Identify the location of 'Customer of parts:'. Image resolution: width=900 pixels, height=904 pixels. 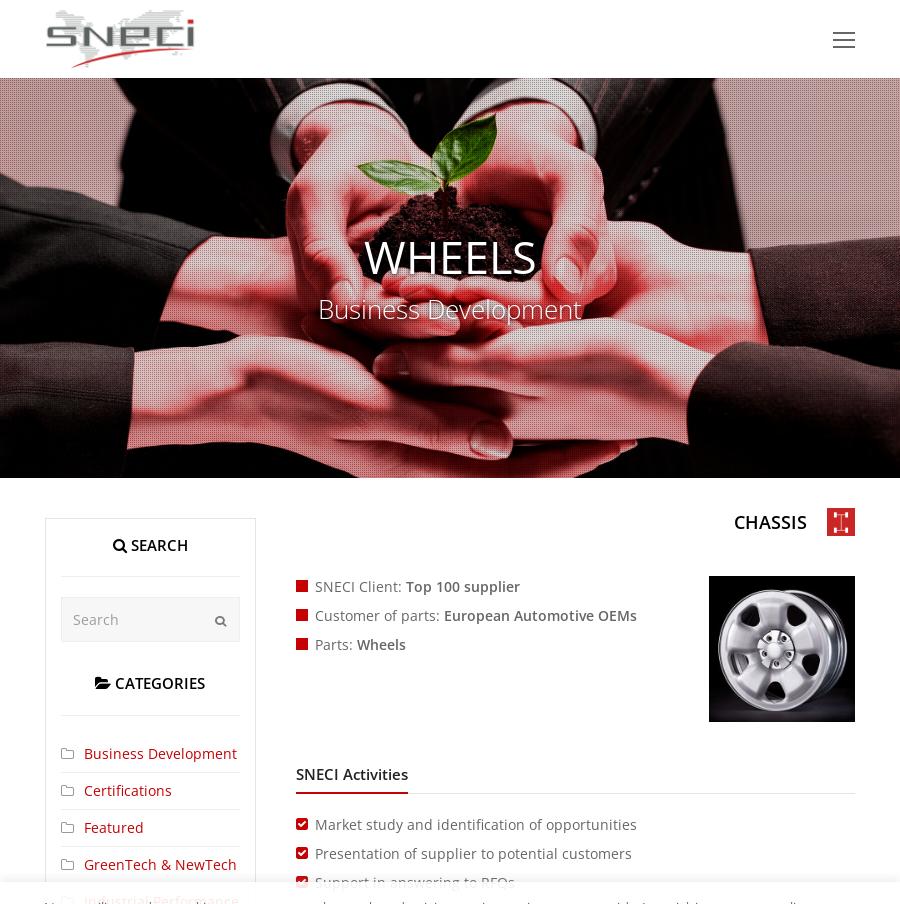
(379, 614).